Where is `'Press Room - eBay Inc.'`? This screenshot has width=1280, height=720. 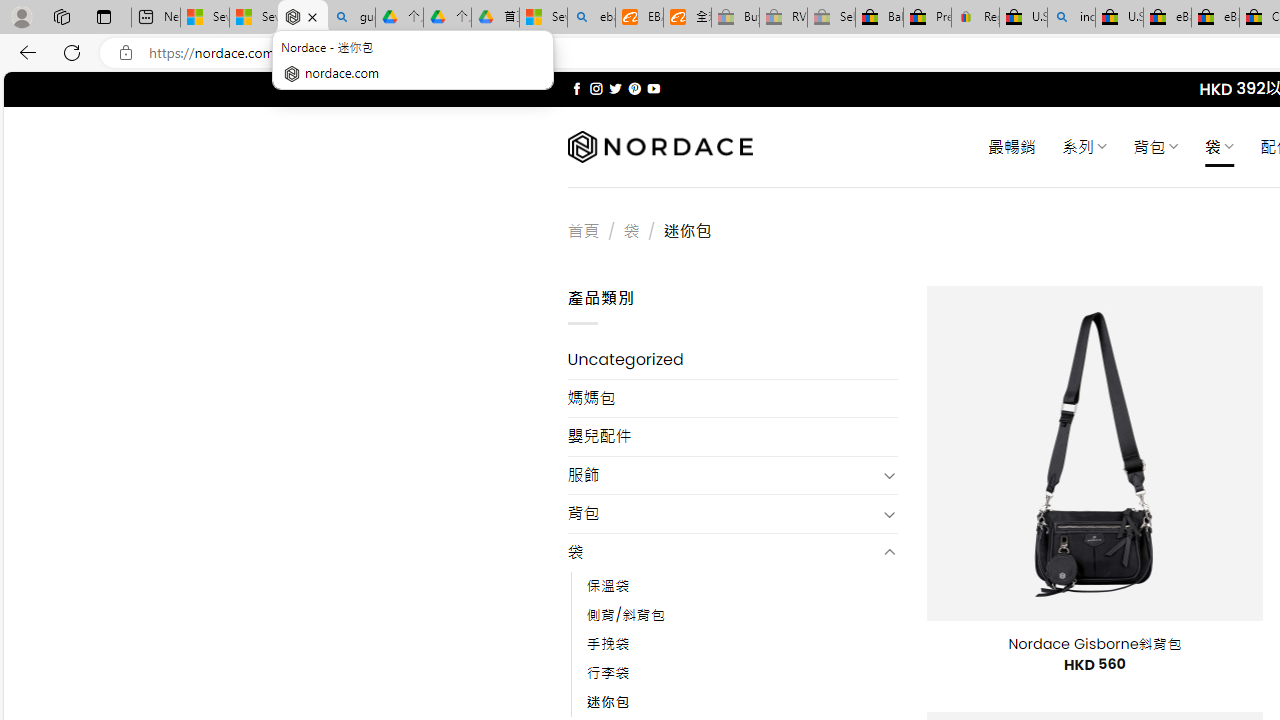 'Press Room - eBay Inc.' is located at coordinates (926, 17).